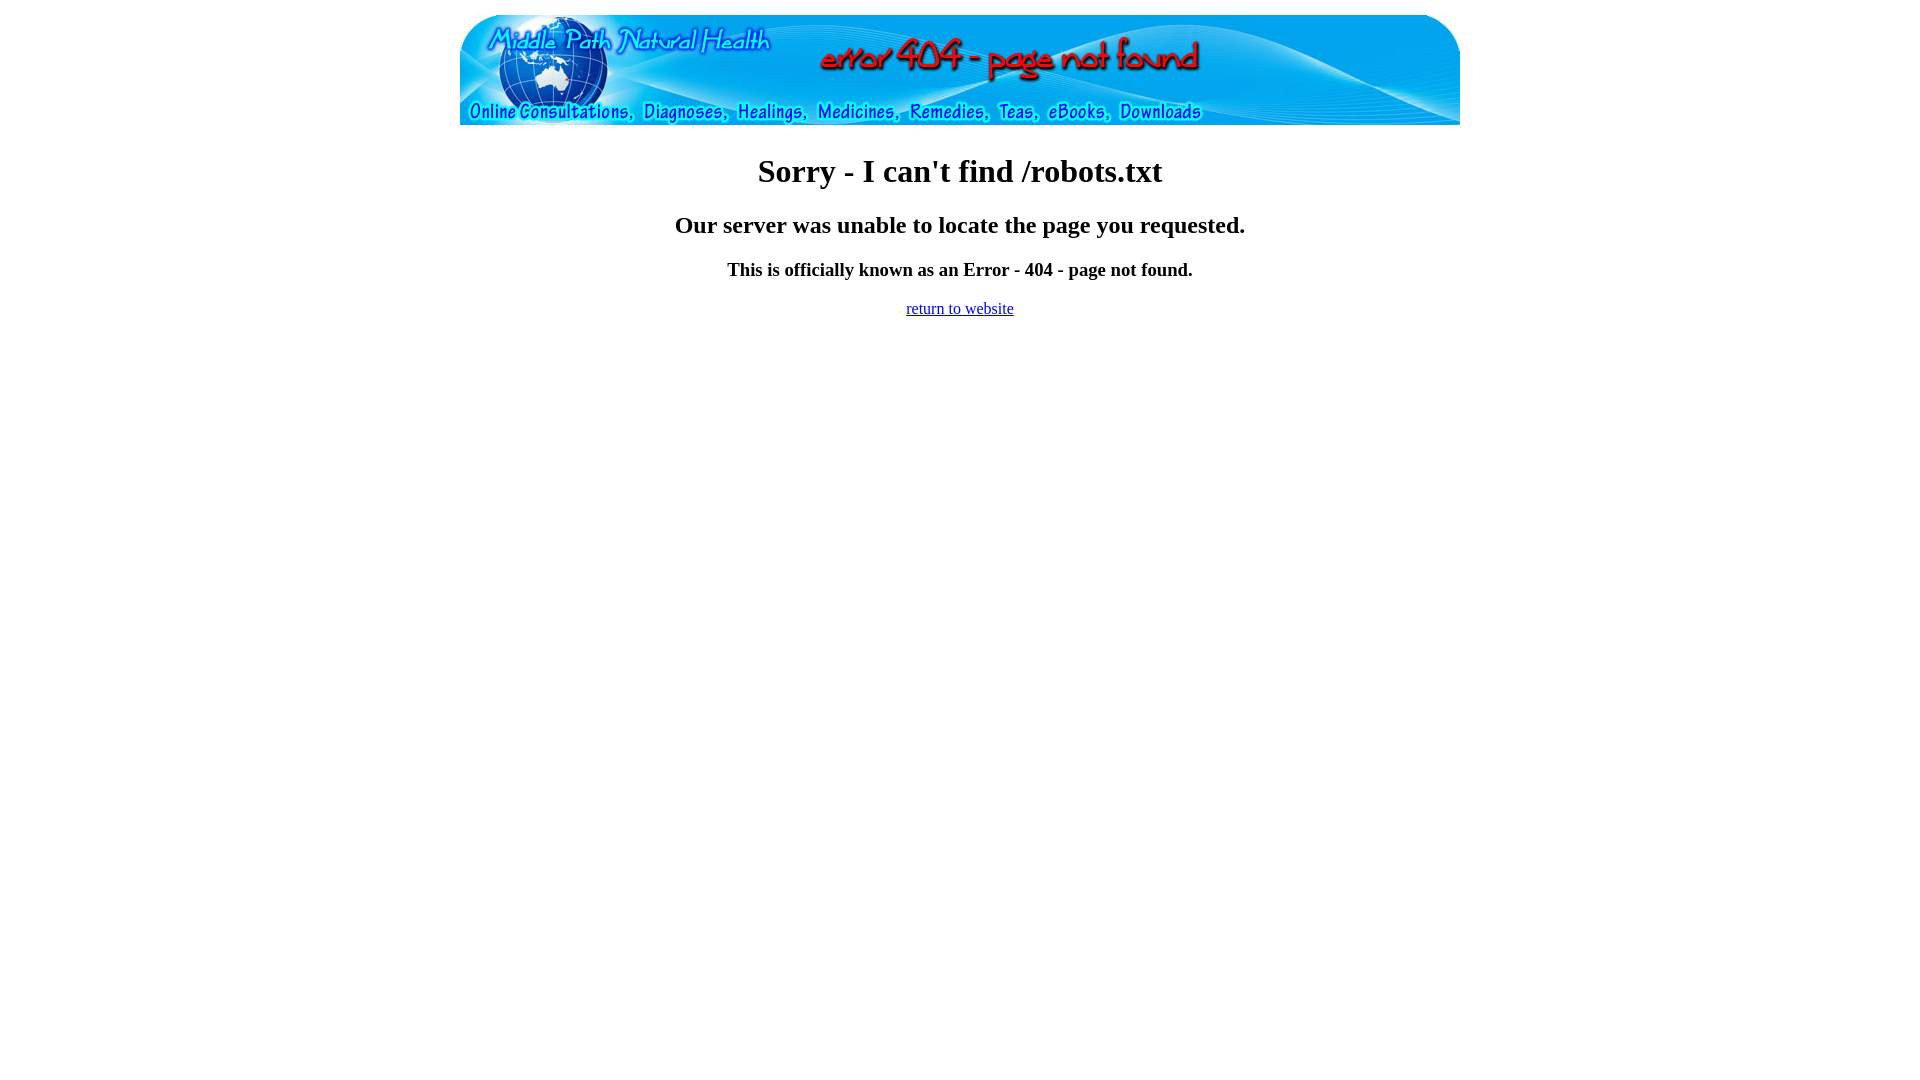 The height and width of the screenshot is (1080, 1920). Describe the element at coordinates (960, 308) in the screenshot. I see `'return to website'` at that location.